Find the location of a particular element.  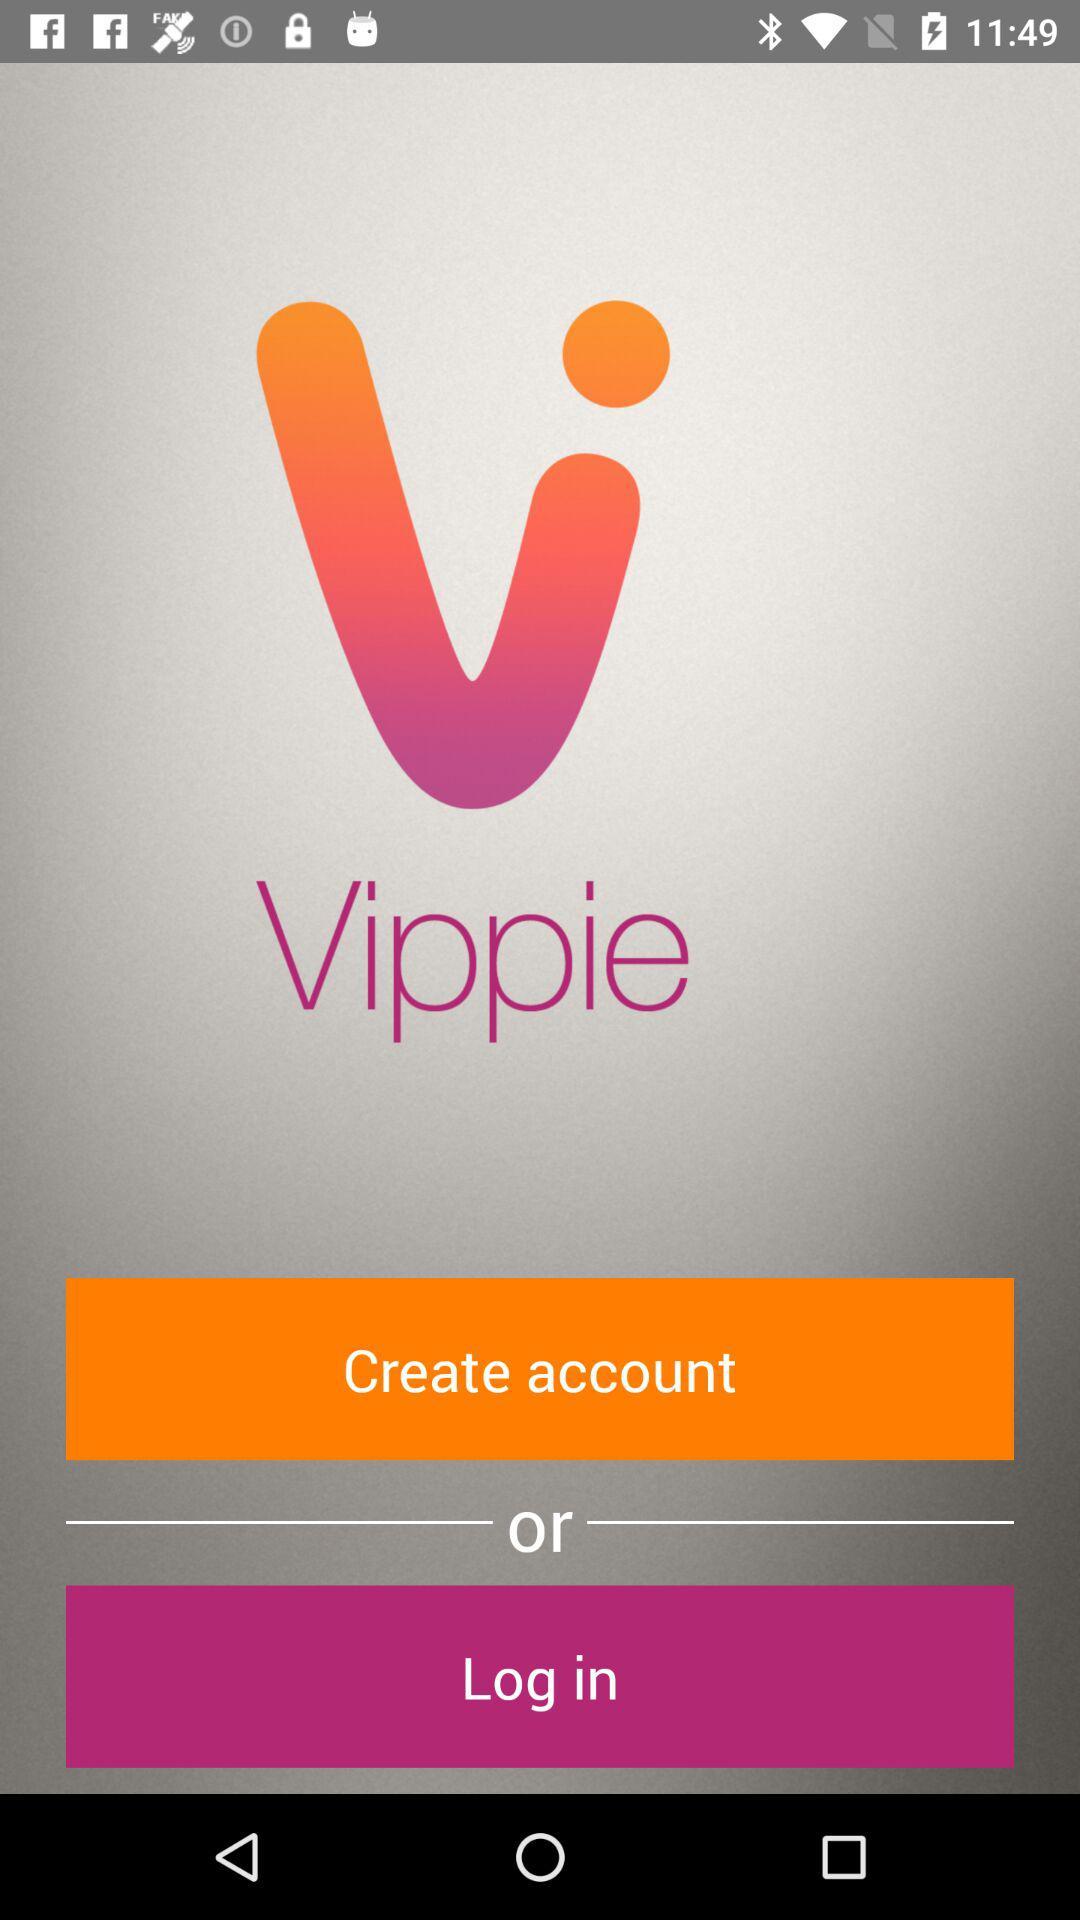

create account item is located at coordinates (540, 1368).